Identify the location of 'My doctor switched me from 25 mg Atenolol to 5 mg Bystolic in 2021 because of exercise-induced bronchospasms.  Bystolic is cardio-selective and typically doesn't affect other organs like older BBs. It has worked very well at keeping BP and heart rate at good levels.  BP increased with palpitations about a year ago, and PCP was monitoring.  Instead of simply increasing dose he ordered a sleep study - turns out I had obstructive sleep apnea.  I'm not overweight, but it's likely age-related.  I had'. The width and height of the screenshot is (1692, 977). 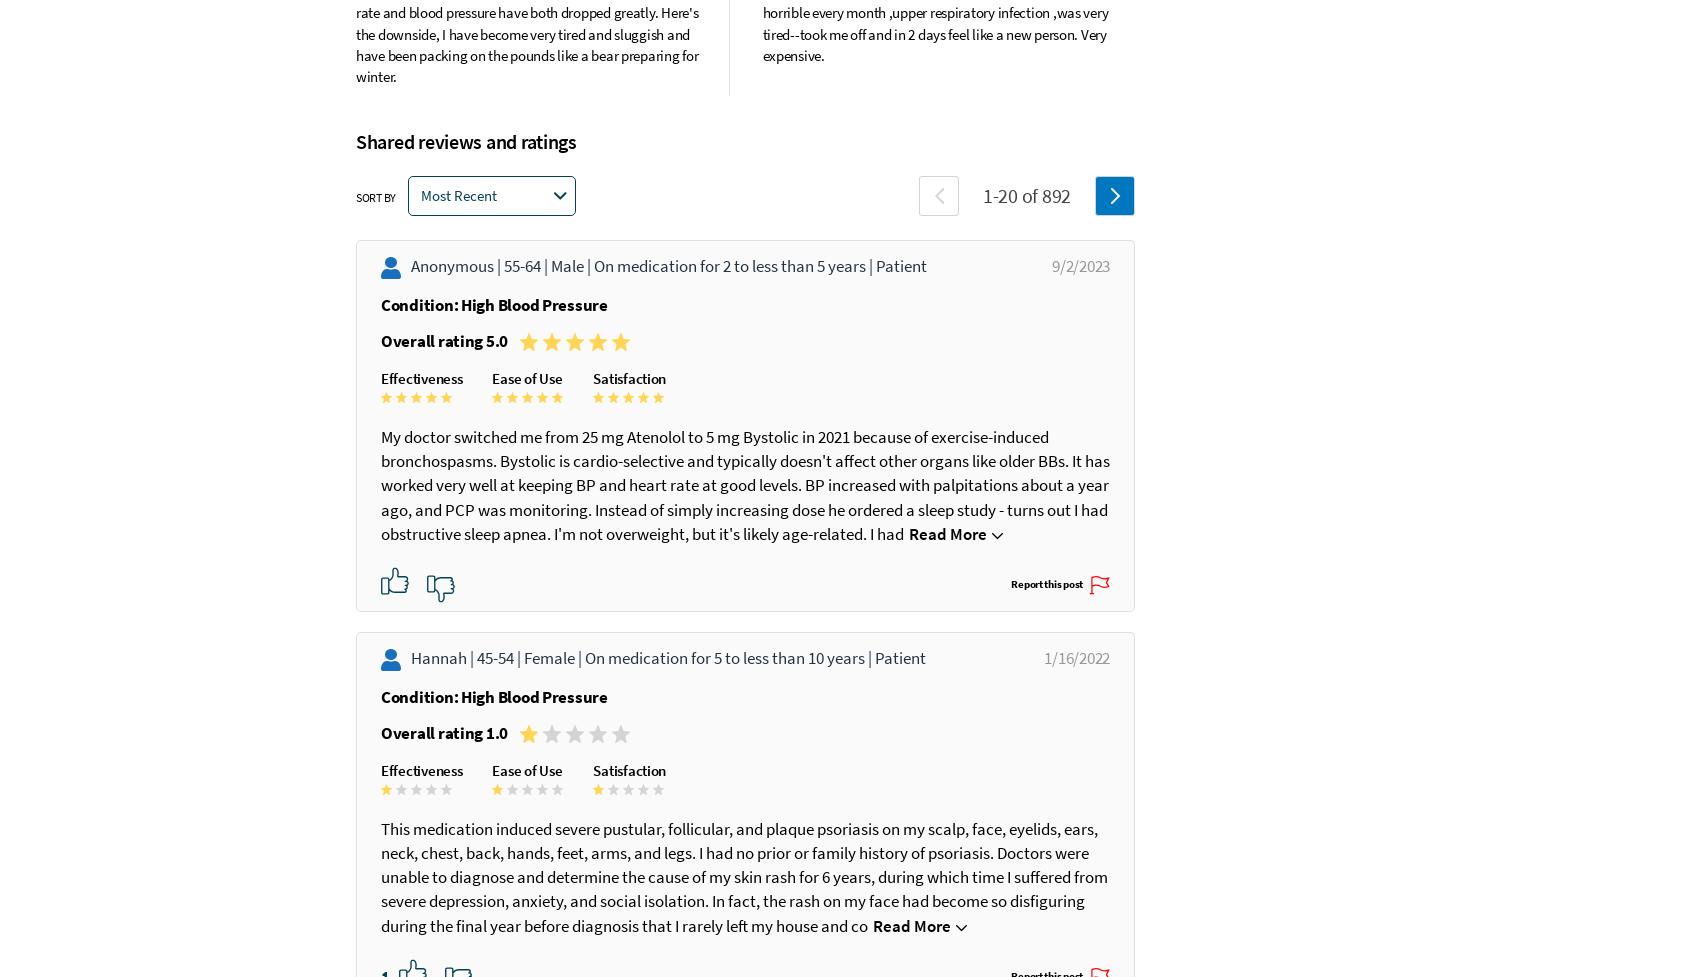
(730, 484).